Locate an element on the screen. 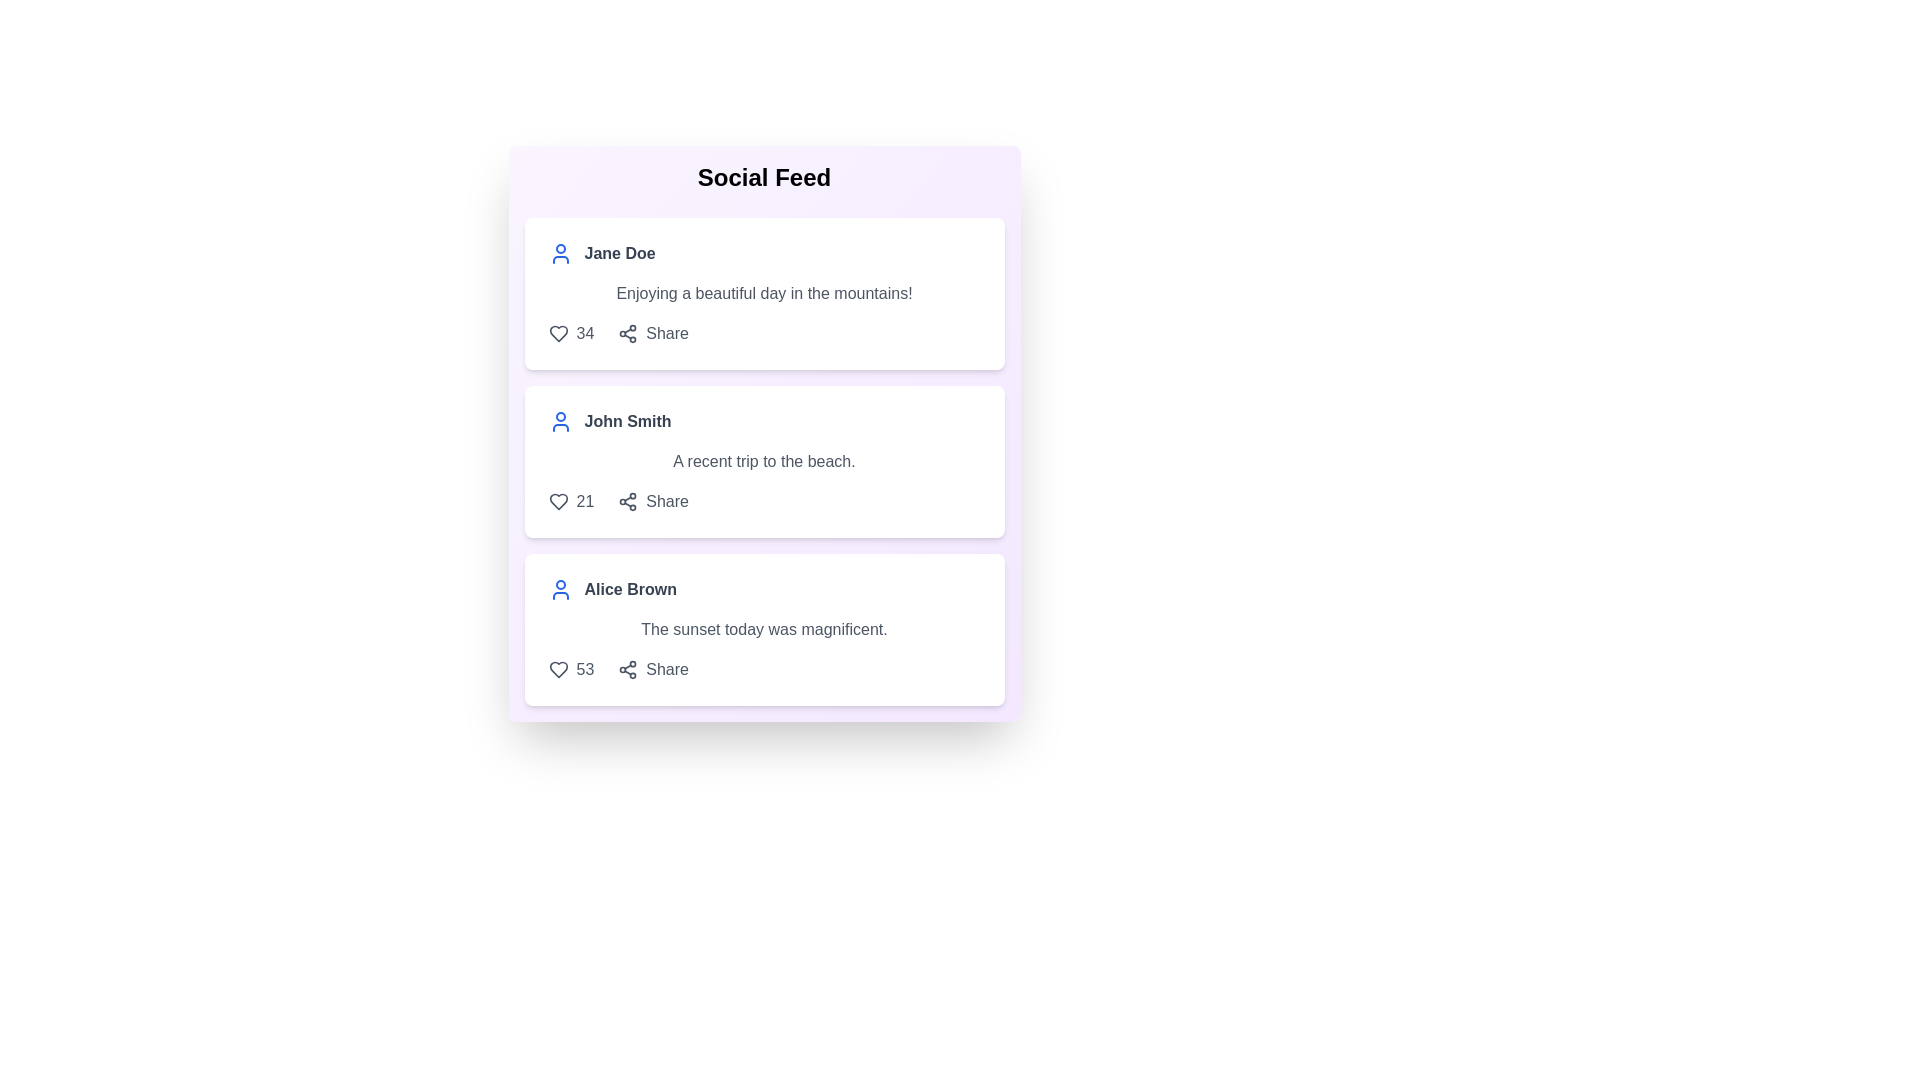  'Like' button for the post by Jane Doe is located at coordinates (558, 333).